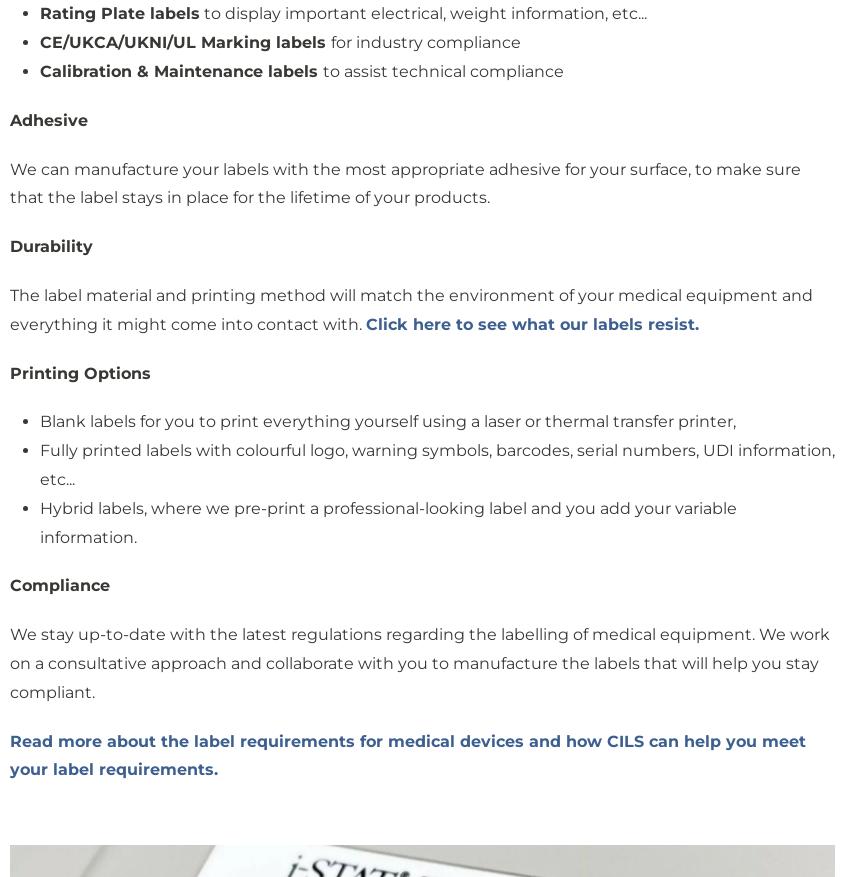  Describe the element at coordinates (531, 322) in the screenshot. I see `'Click here to see what our labels resist.'` at that location.